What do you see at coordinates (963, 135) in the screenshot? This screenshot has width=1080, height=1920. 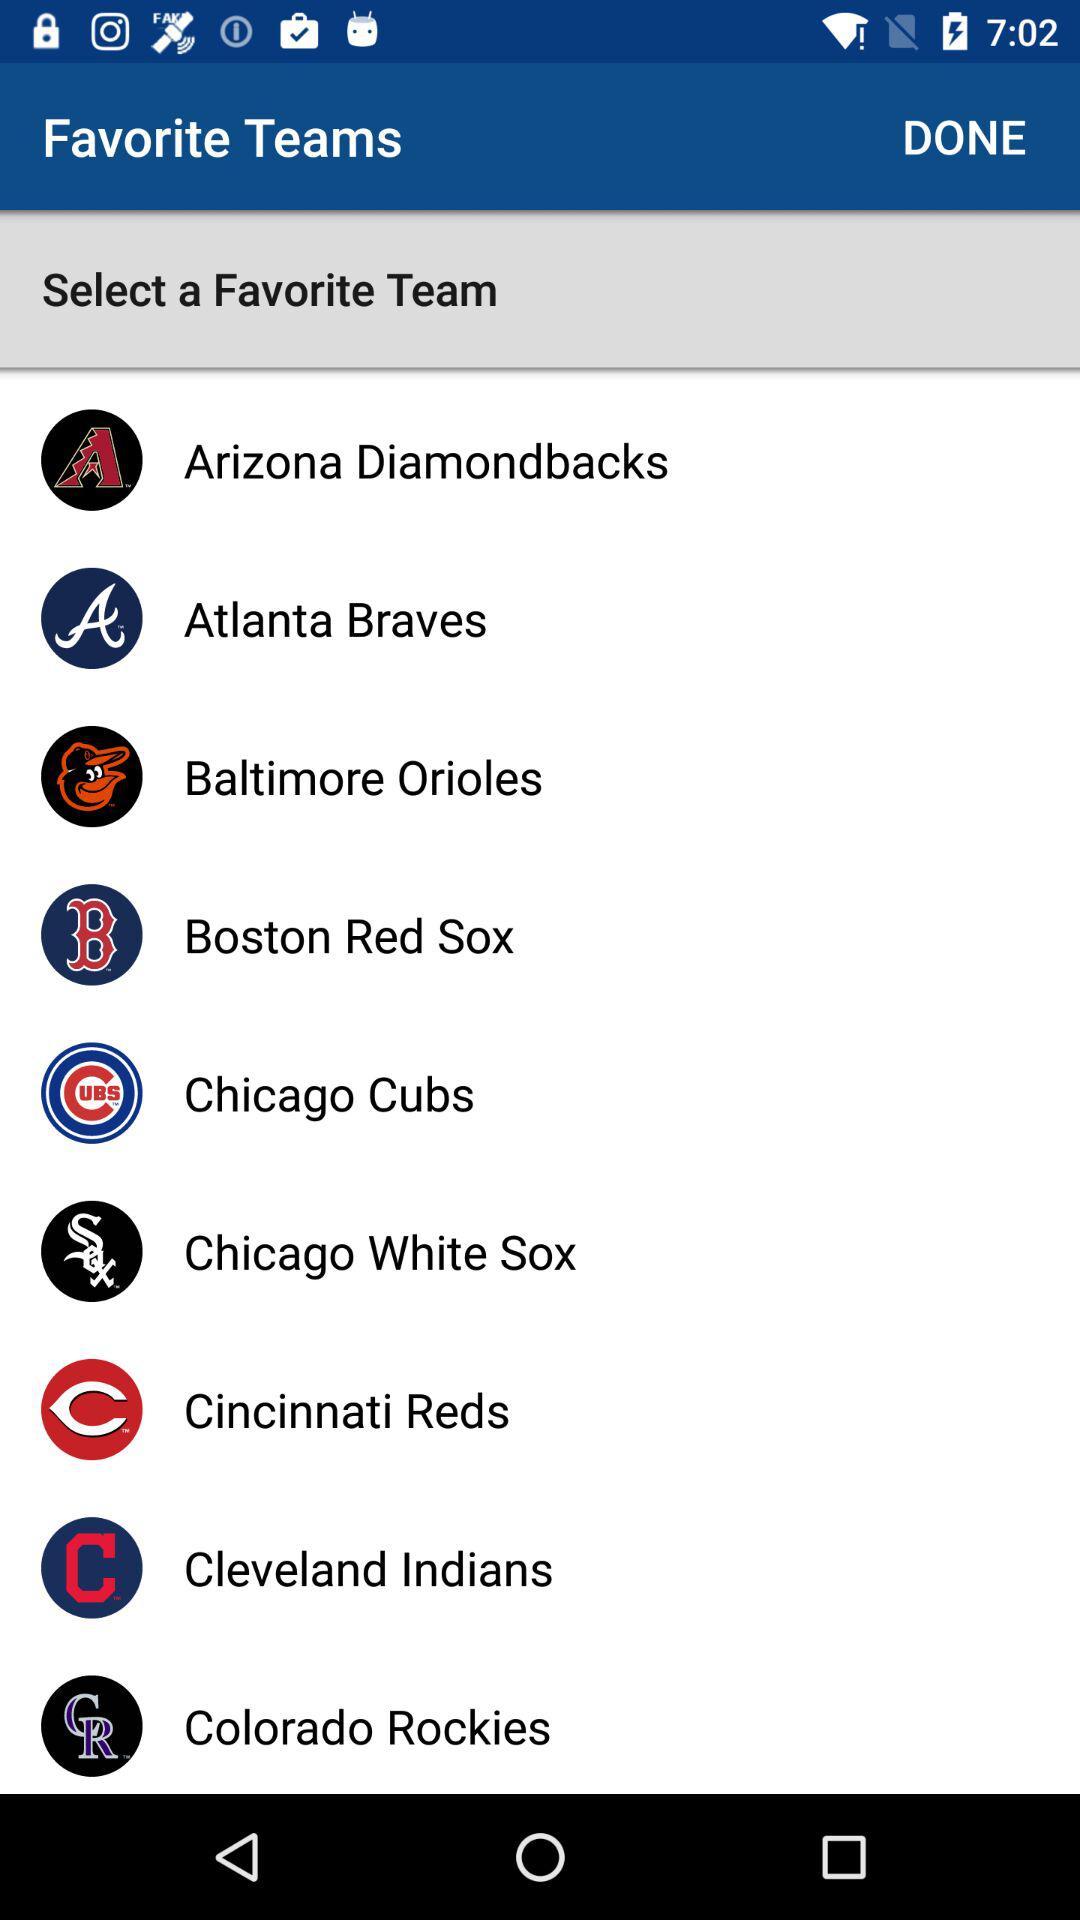 I see `item to the right of the favorite teams icon` at bounding box center [963, 135].